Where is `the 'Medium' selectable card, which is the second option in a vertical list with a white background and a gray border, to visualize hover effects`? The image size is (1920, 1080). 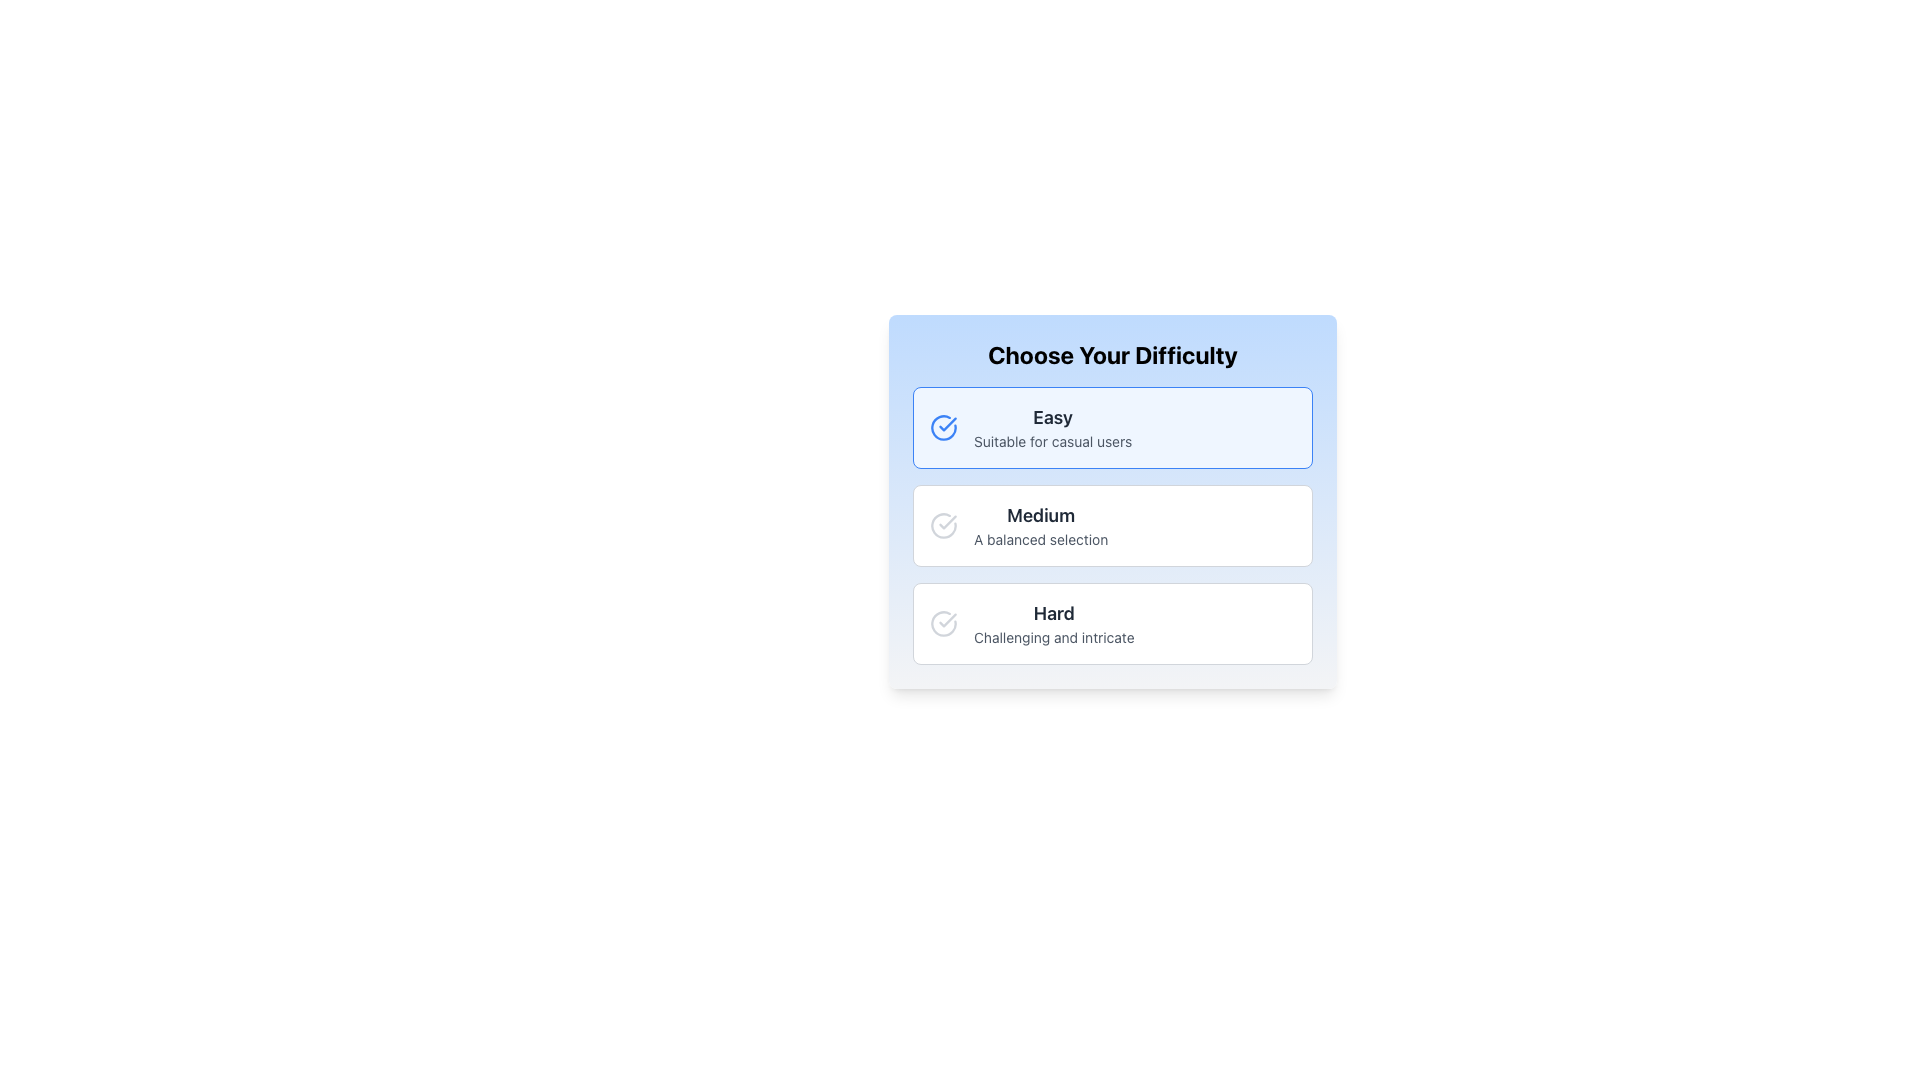 the 'Medium' selectable card, which is the second option in a vertical list with a white background and a gray border, to visualize hover effects is located at coordinates (1112, 524).